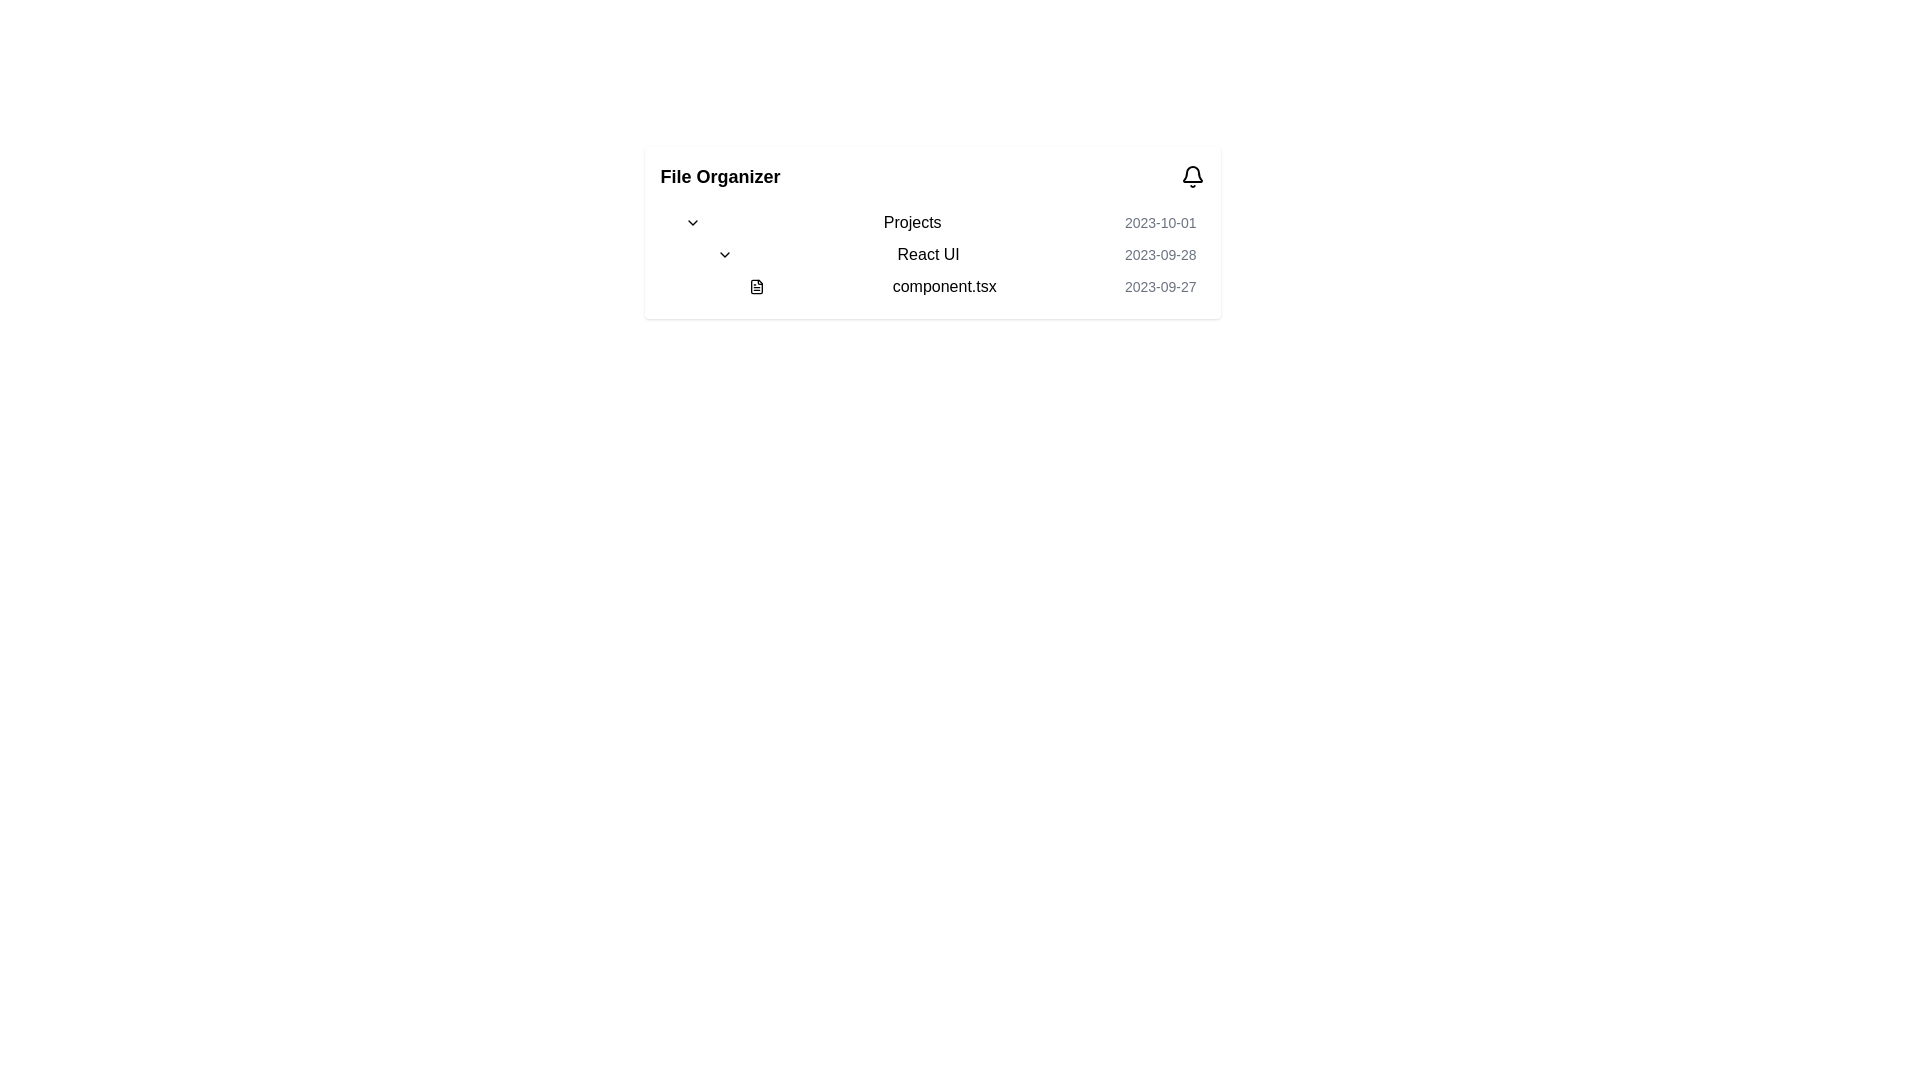  I want to click on the file icon, which is a minimal outline representation of a document located next to the file name 'component.tsx' in the 'React UI' folder of the file organizer interface, so click(755, 286).